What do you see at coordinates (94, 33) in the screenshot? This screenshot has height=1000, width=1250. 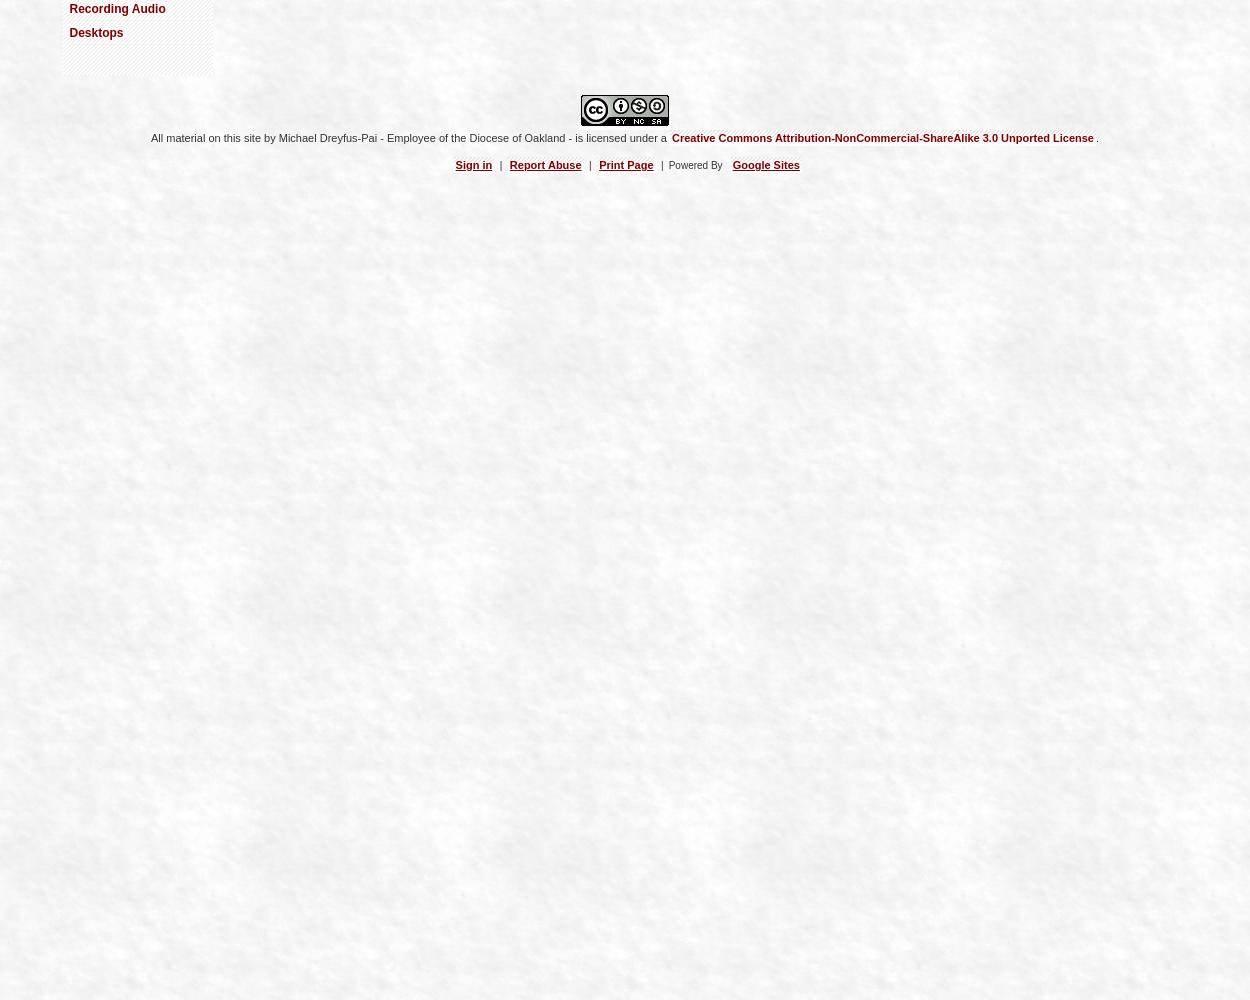 I see `'Desktops'` at bounding box center [94, 33].